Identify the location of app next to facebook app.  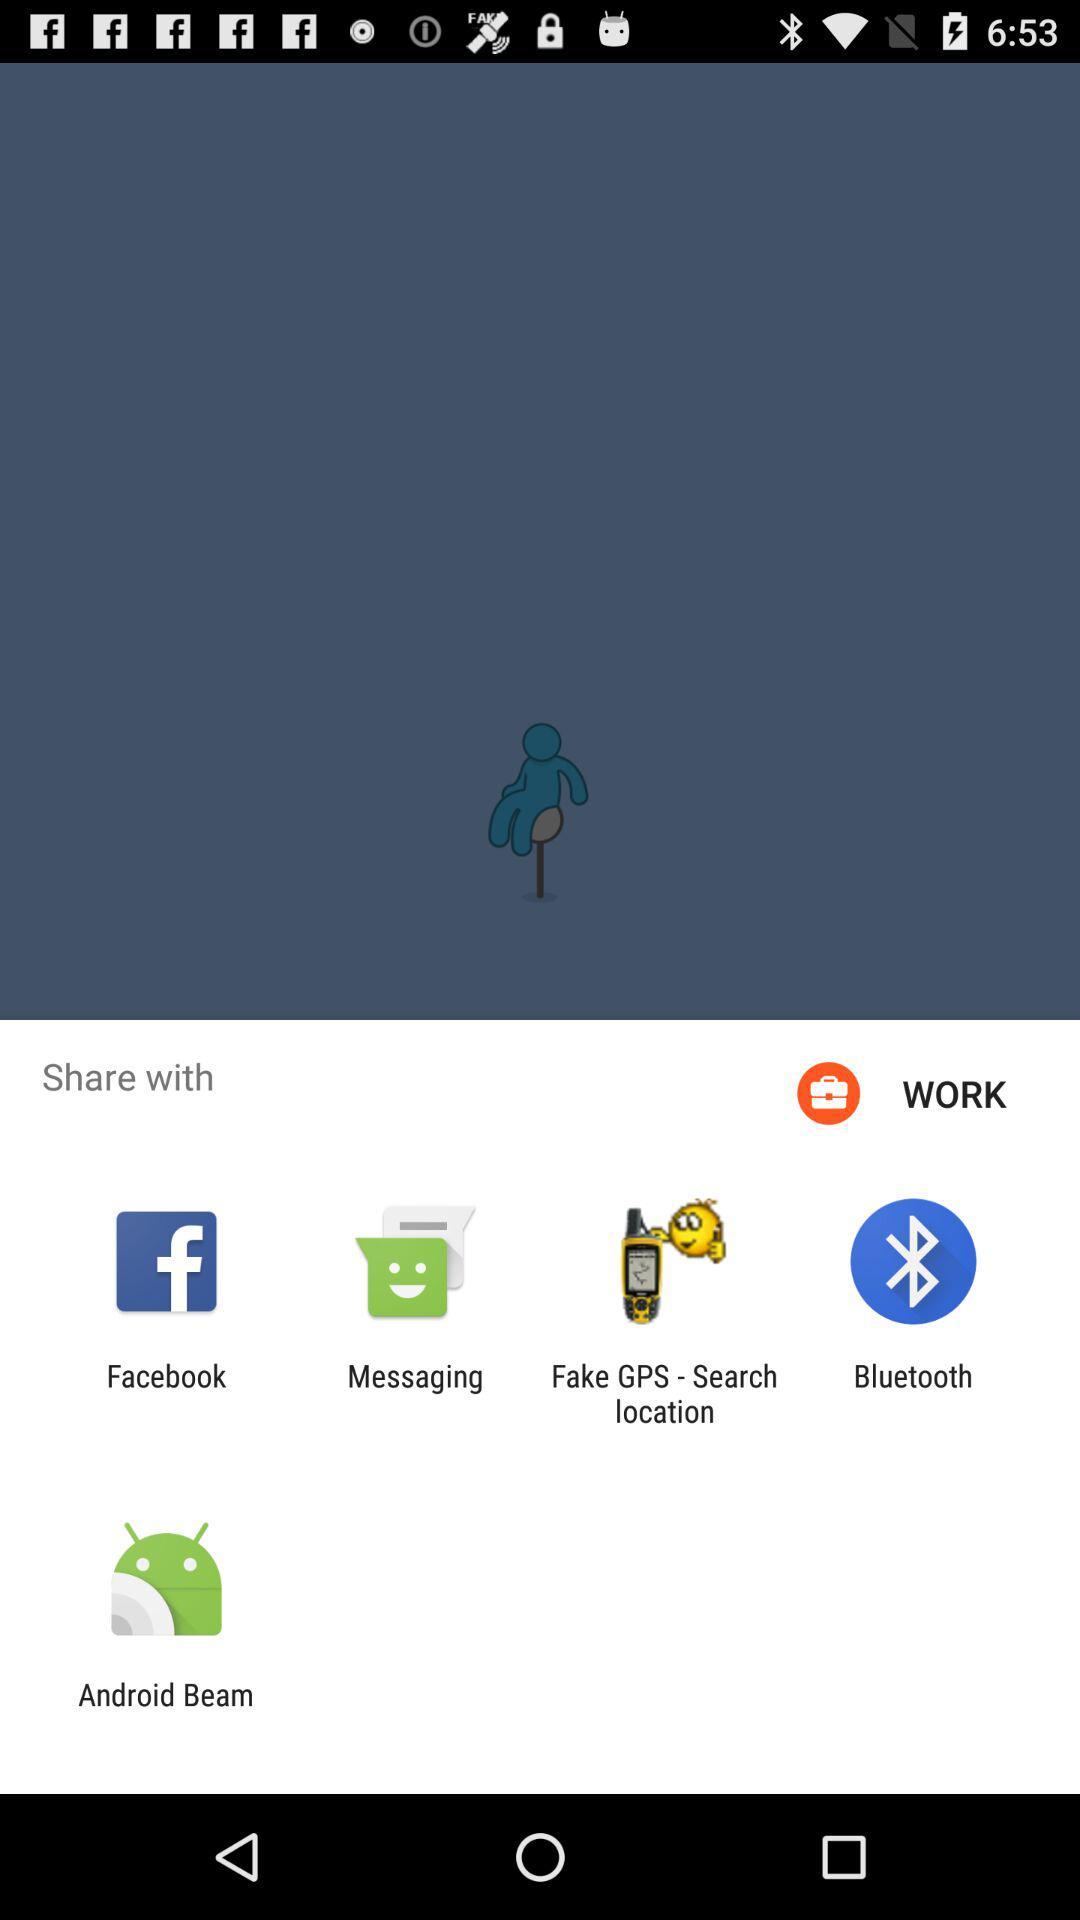
(414, 1392).